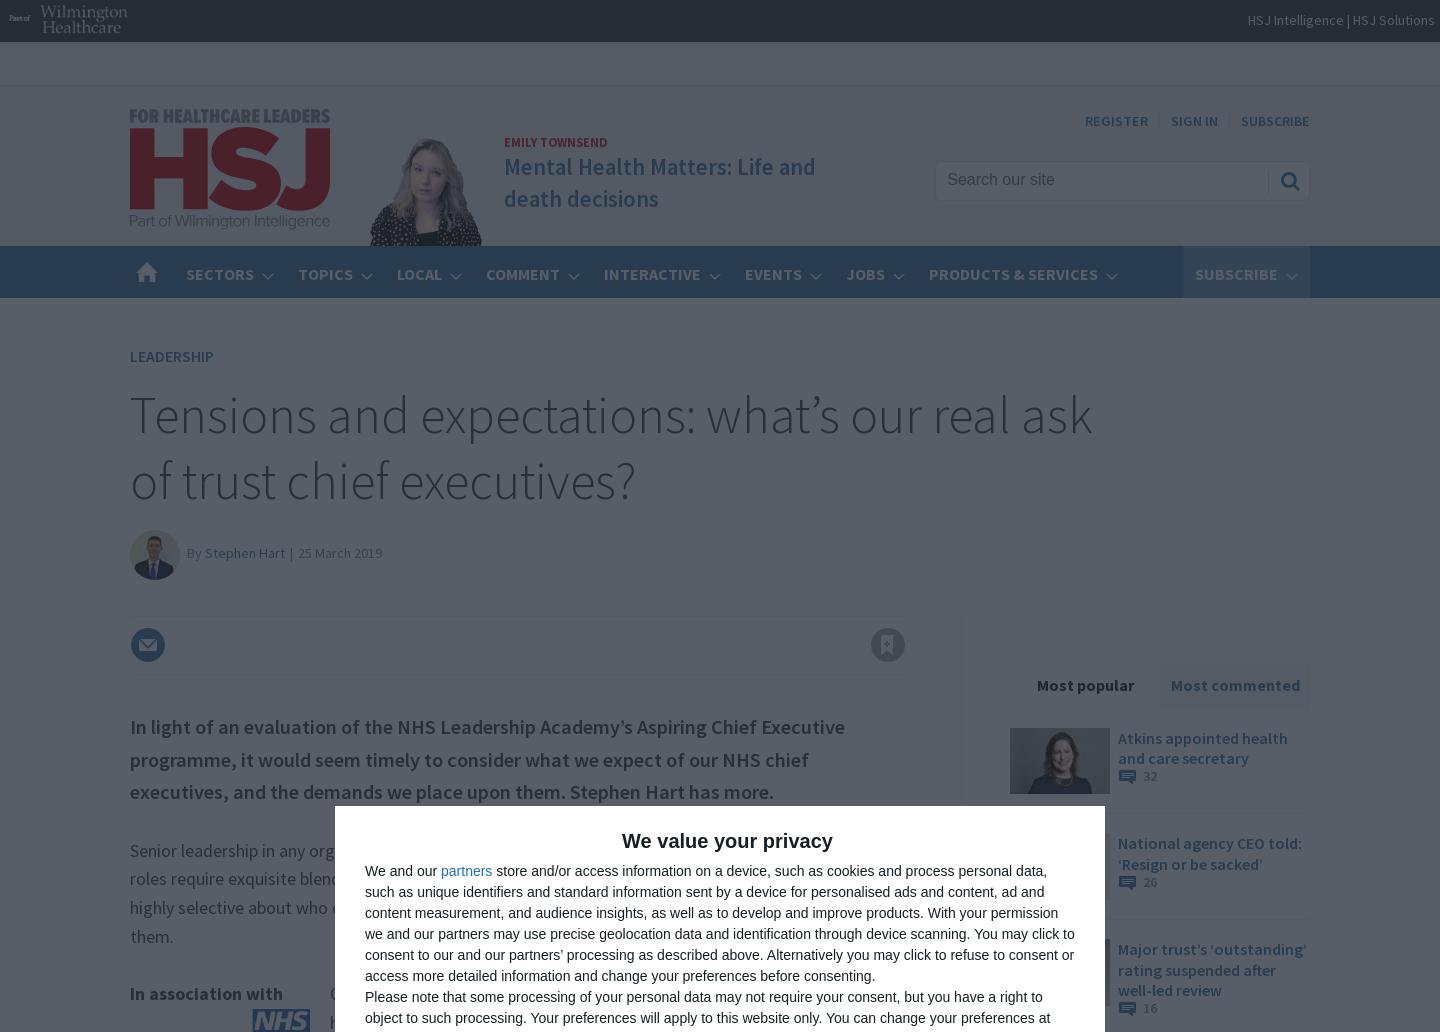  What do you see at coordinates (206, 991) in the screenshot?
I see `'In association with'` at bounding box center [206, 991].